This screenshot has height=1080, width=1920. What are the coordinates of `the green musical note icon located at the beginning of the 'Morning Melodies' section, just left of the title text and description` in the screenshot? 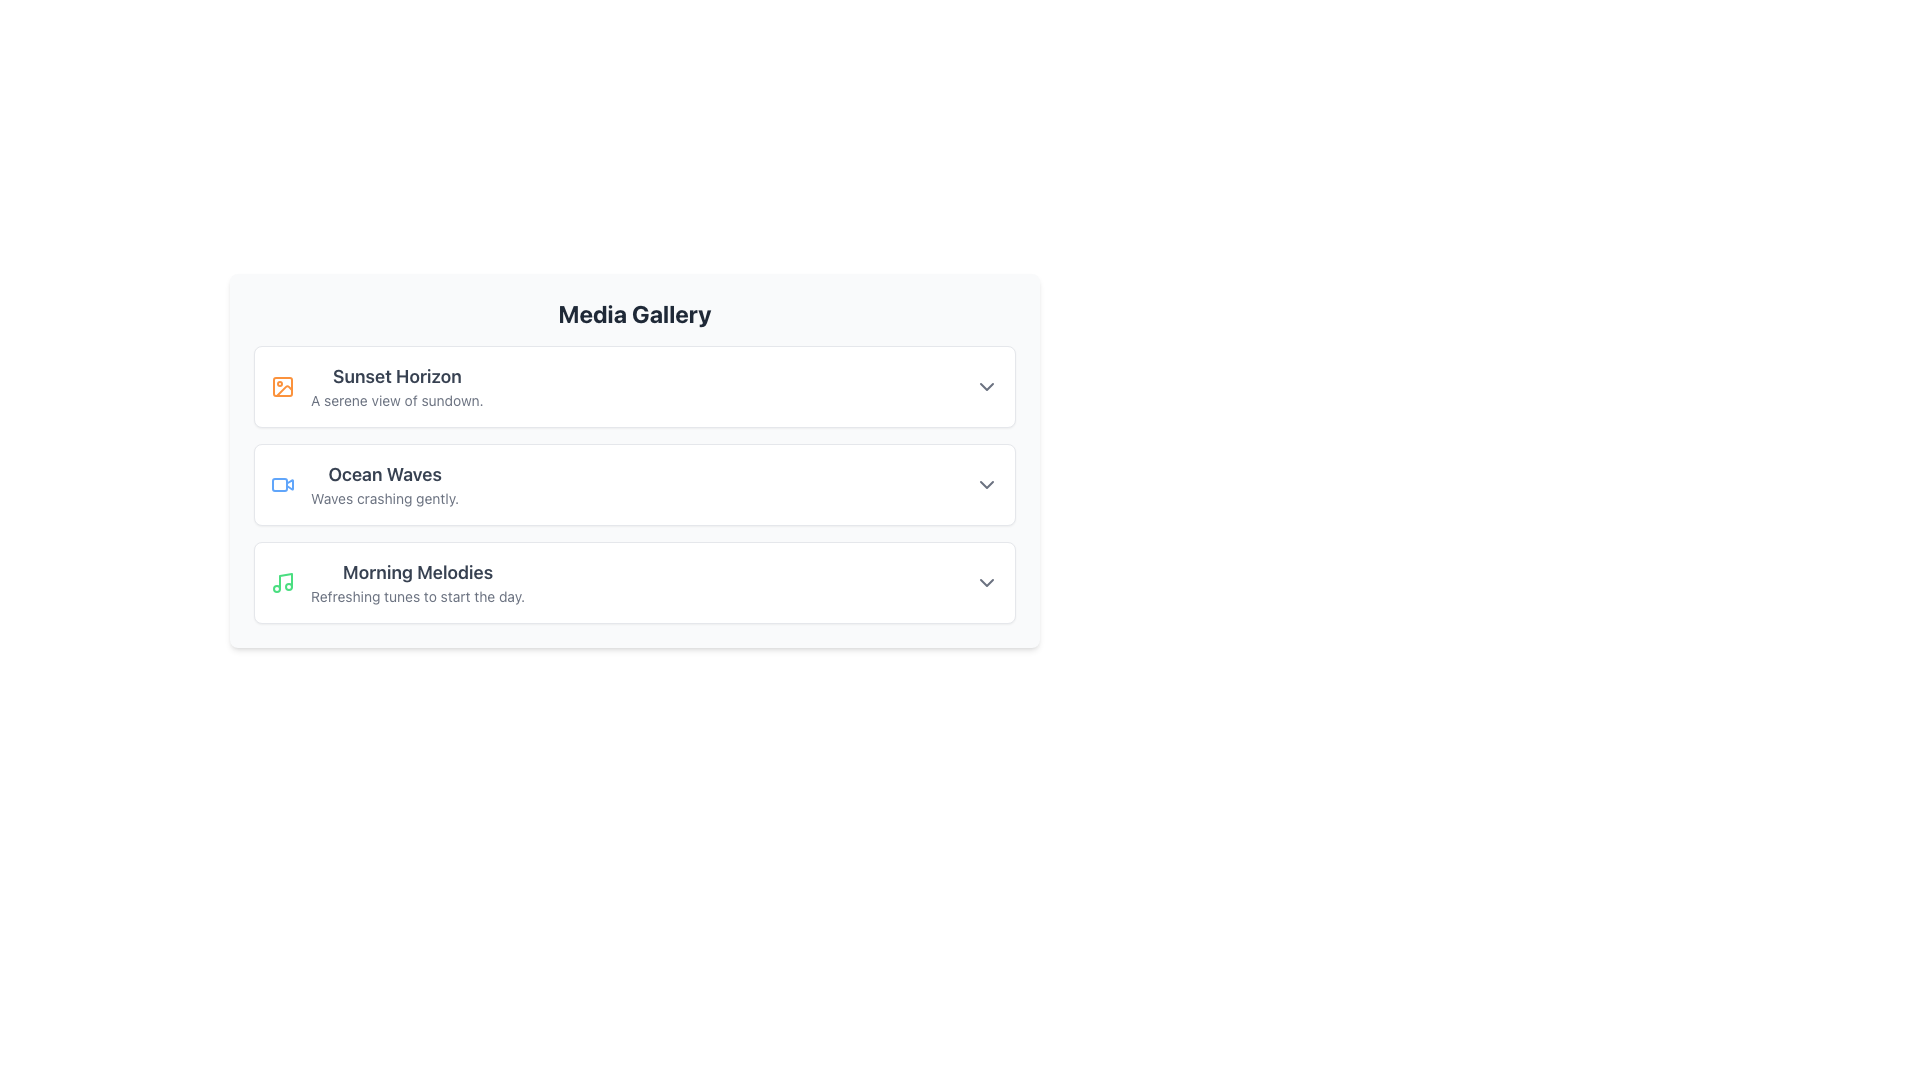 It's located at (282, 582).